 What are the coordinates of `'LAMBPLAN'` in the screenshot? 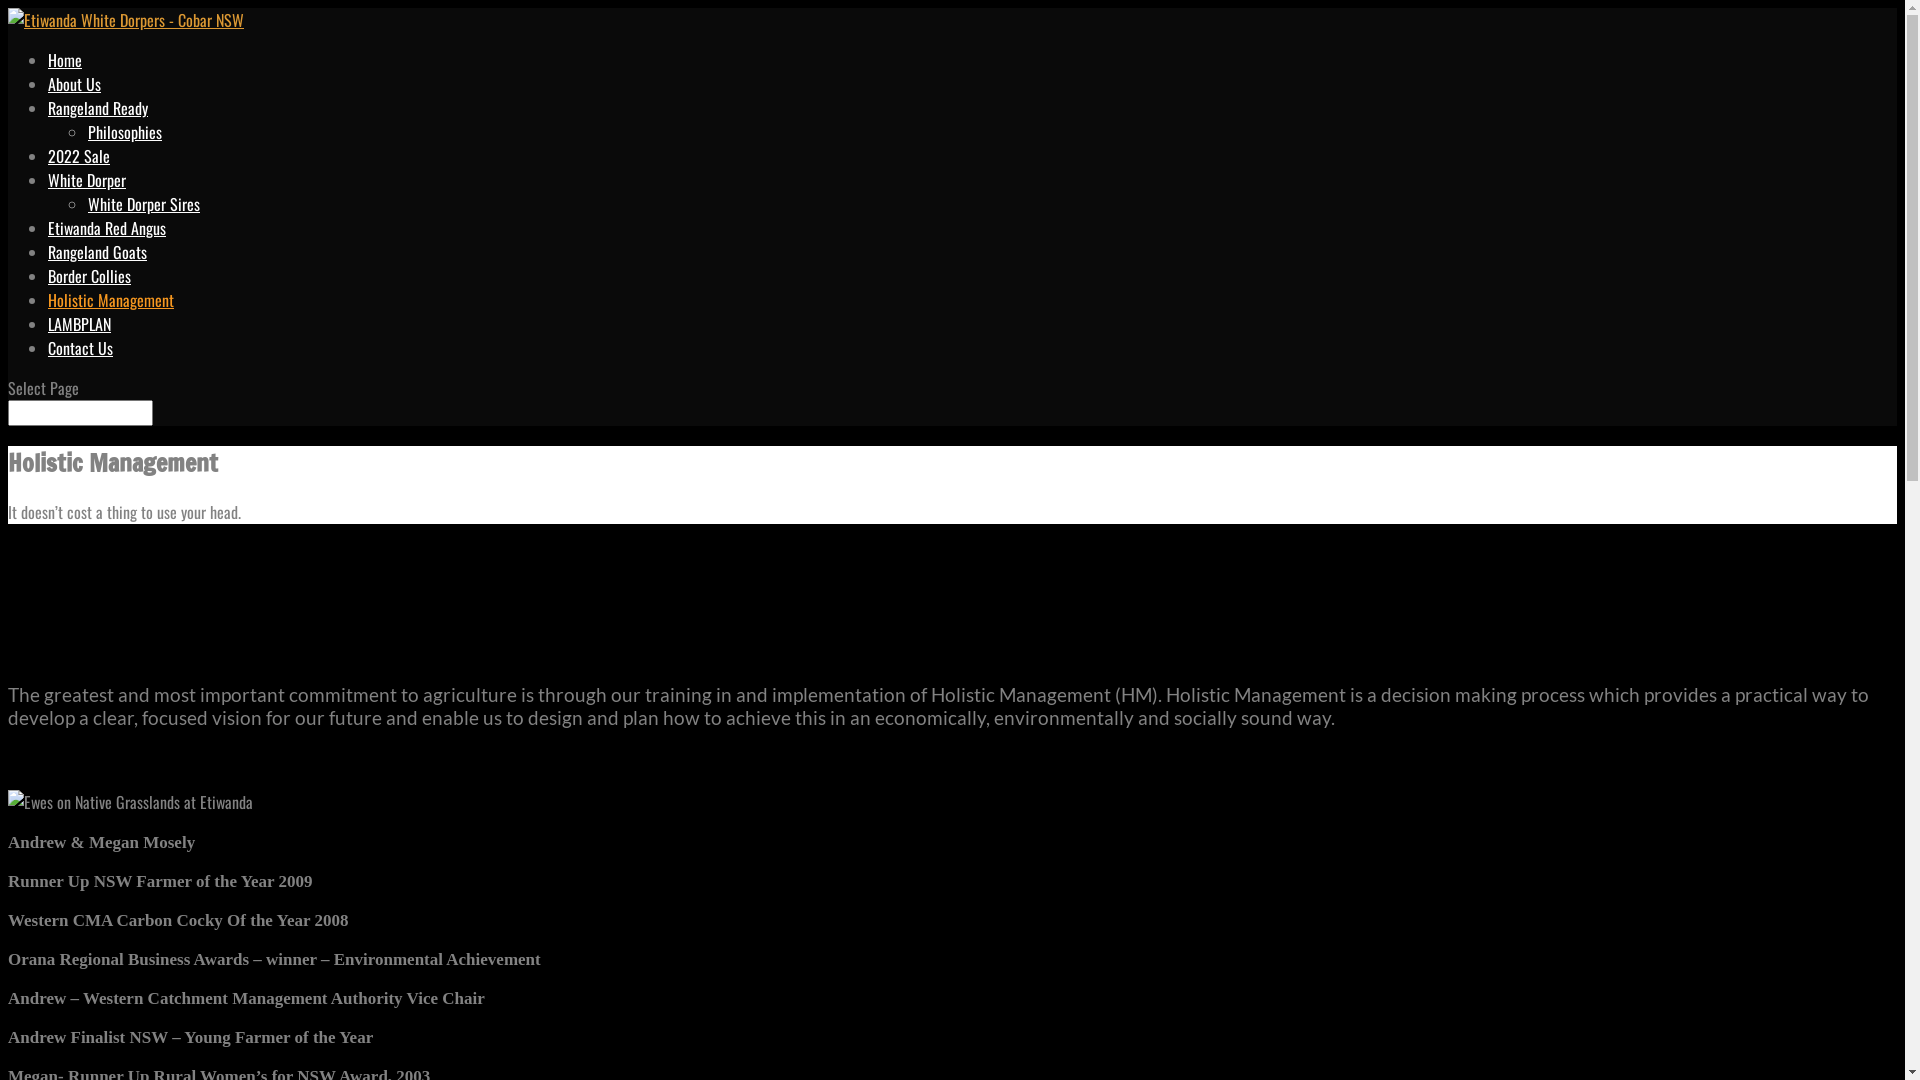 It's located at (79, 323).